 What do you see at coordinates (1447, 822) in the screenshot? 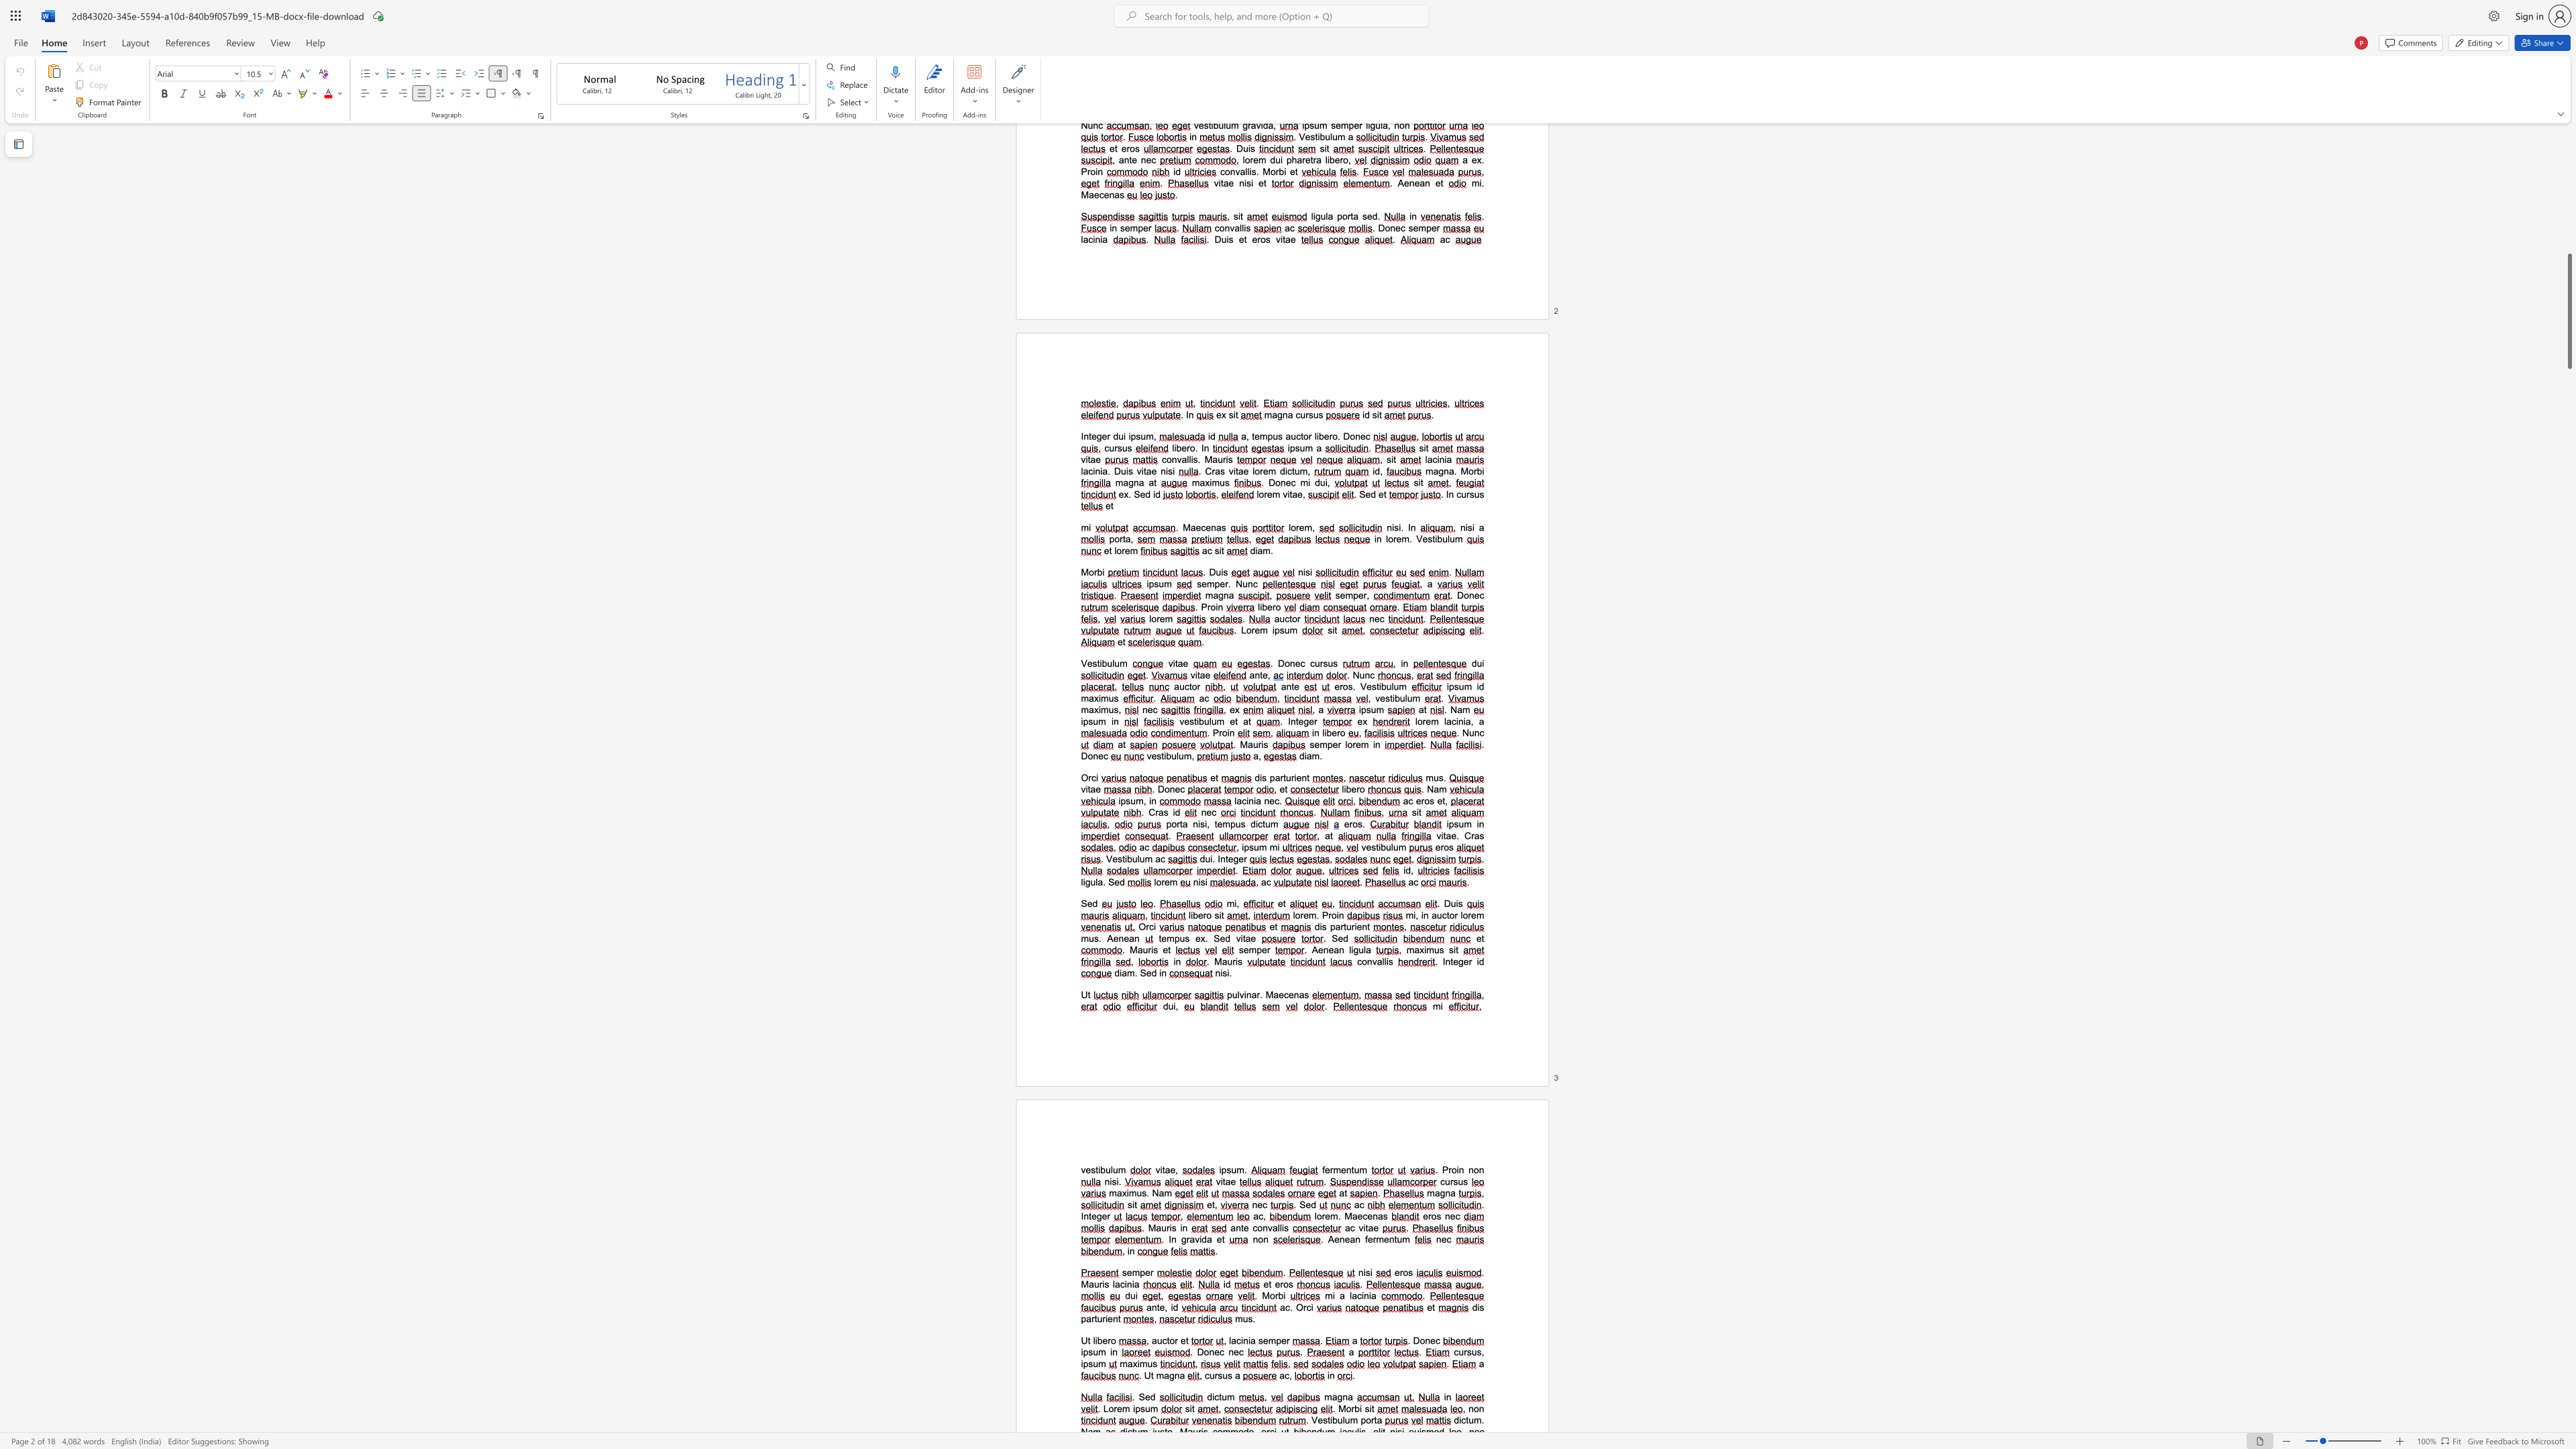
I see `the 1th character "i" in the text` at bounding box center [1447, 822].